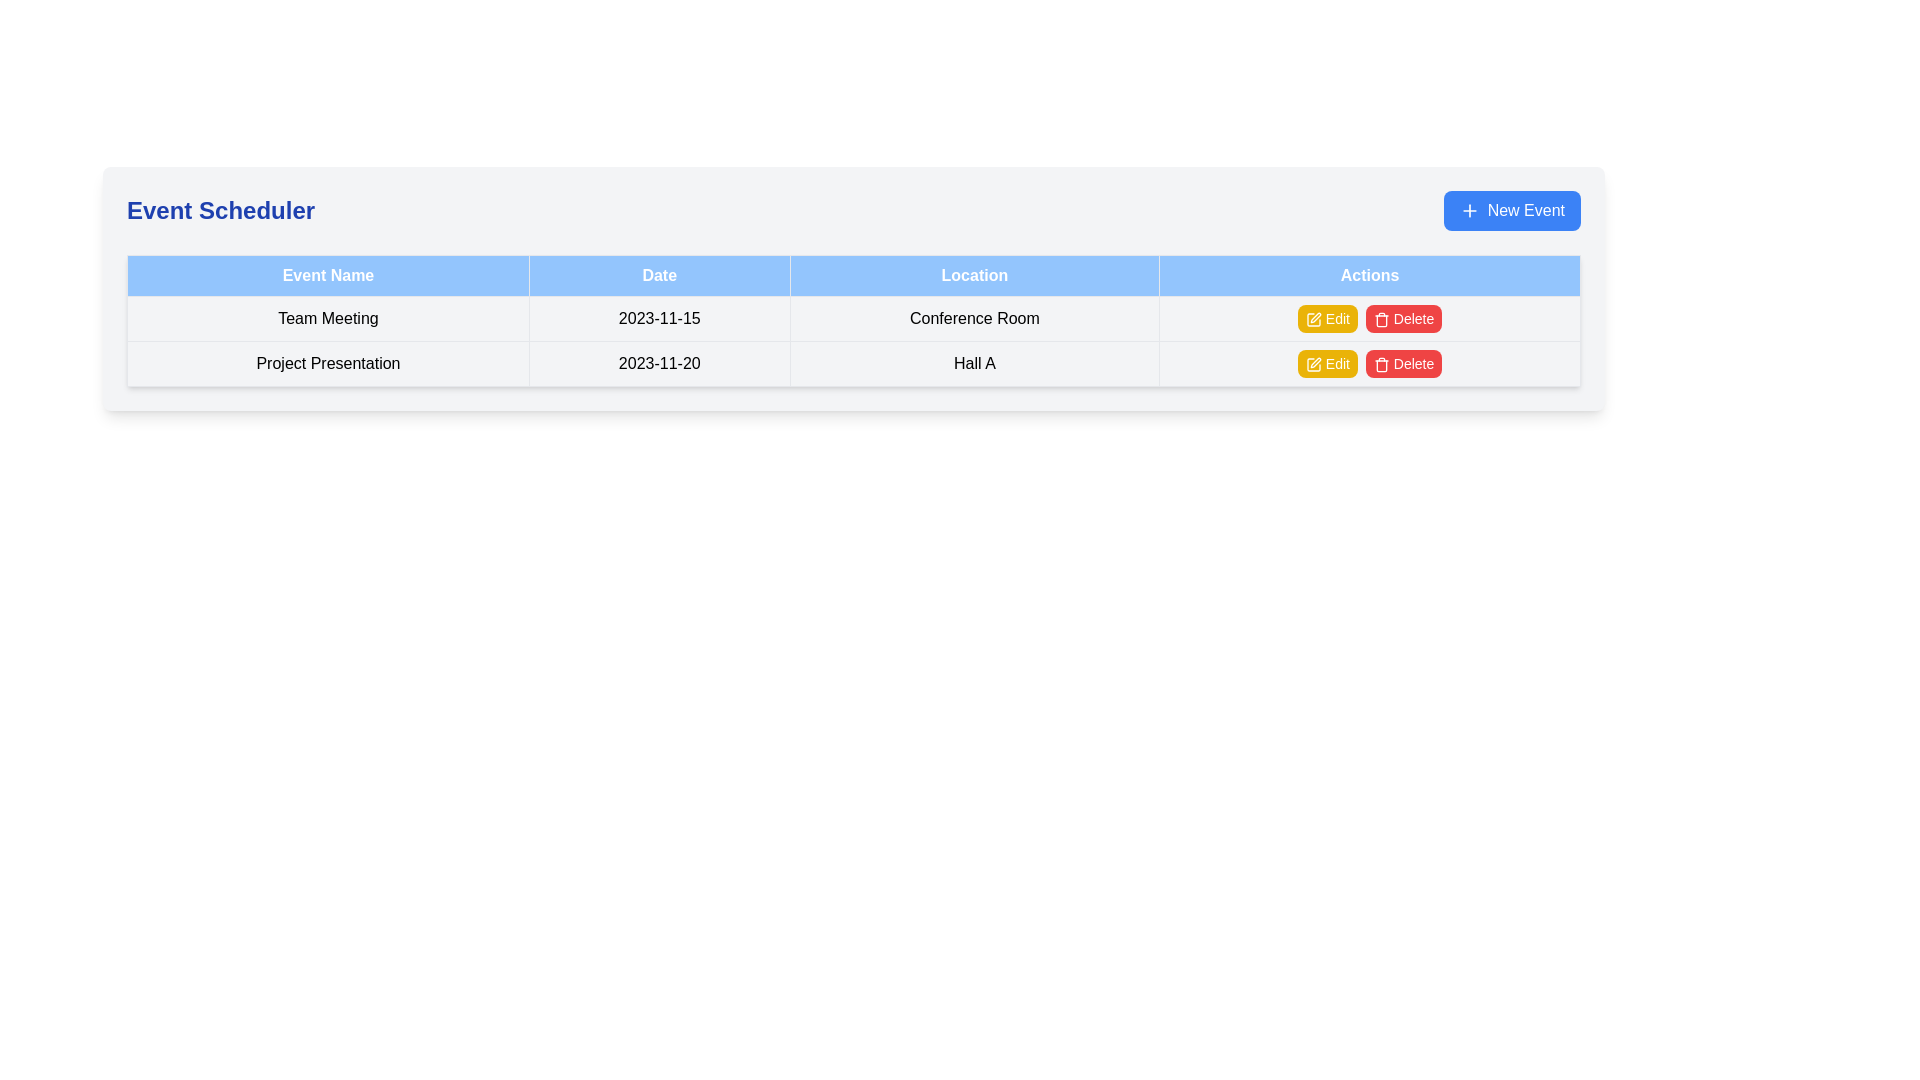 This screenshot has height=1080, width=1920. What do you see at coordinates (328, 318) in the screenshot?
I see `the static text label displaying 'Team Meeting' which is centered in a rectangular cell within a table structure in the scheduler interface` at bounding box center [328, 318].